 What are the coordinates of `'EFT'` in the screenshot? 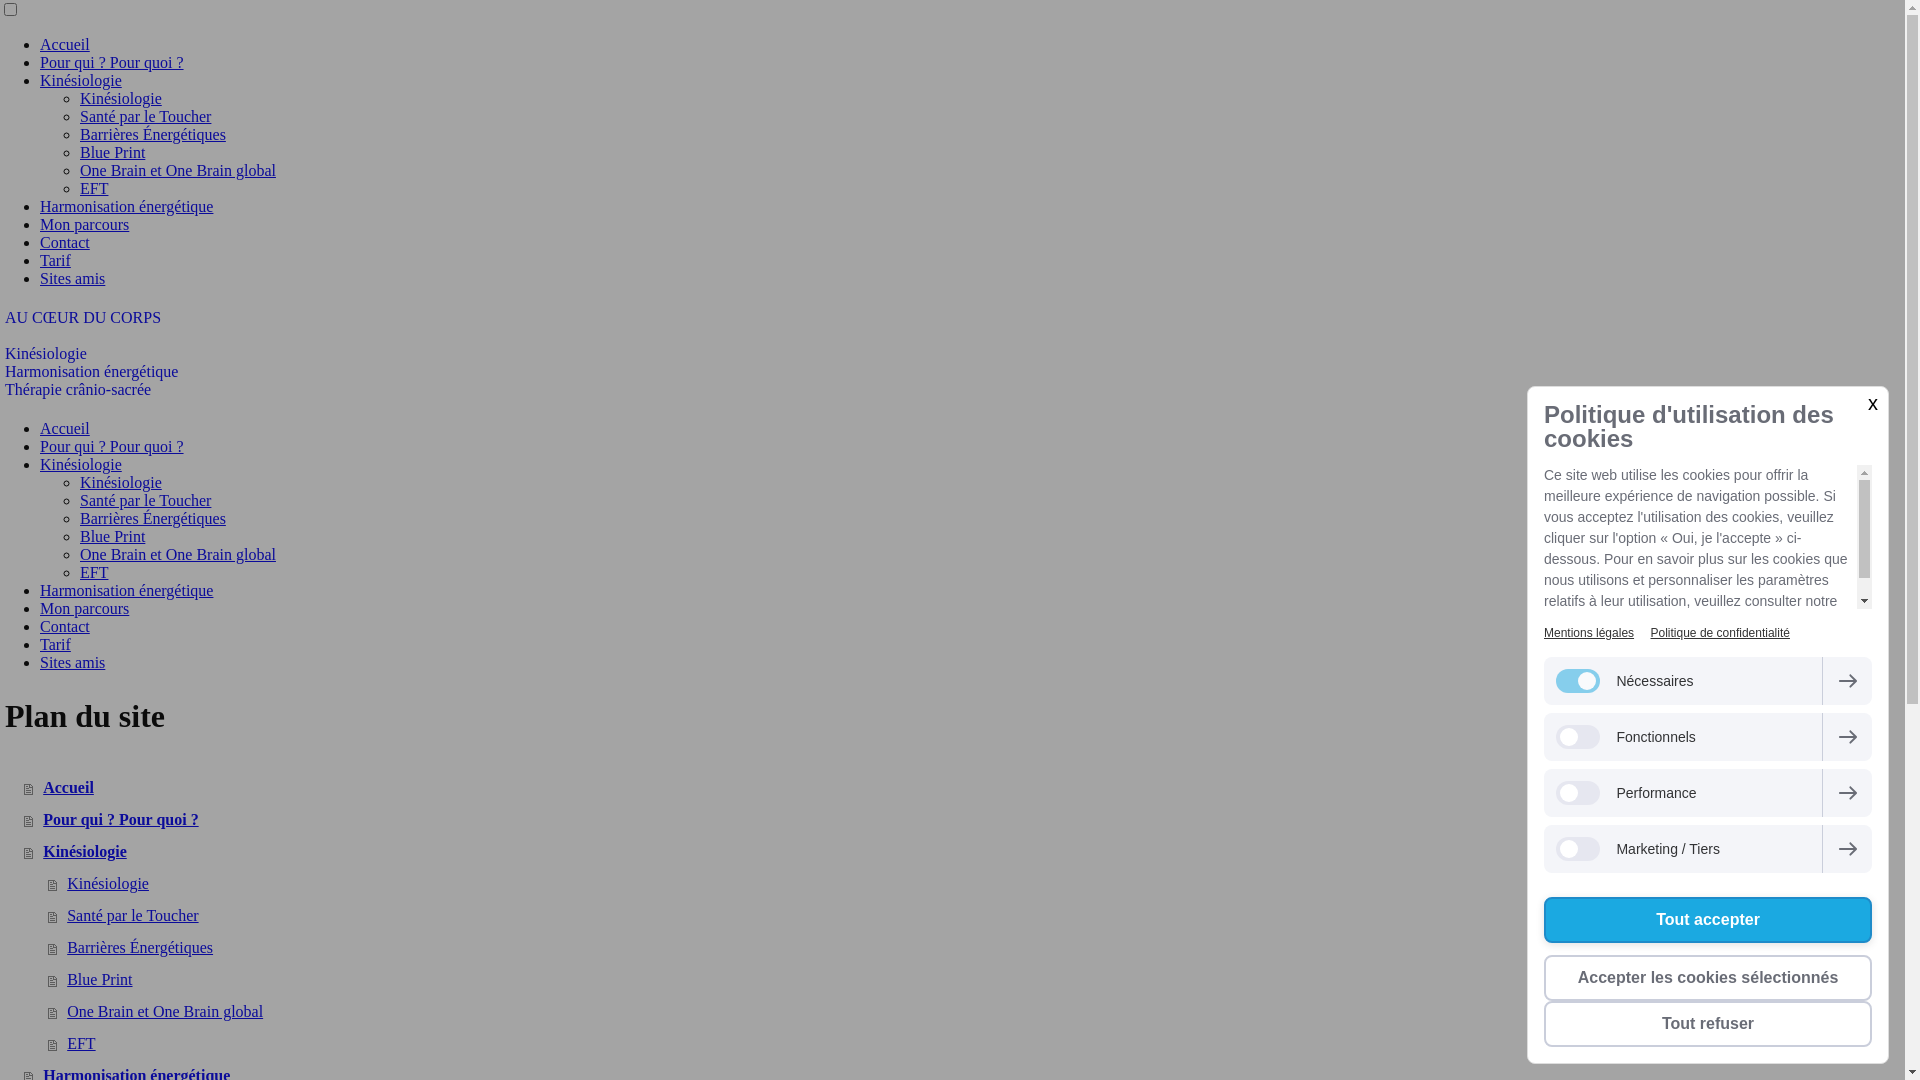 It's located at (48, 1043).